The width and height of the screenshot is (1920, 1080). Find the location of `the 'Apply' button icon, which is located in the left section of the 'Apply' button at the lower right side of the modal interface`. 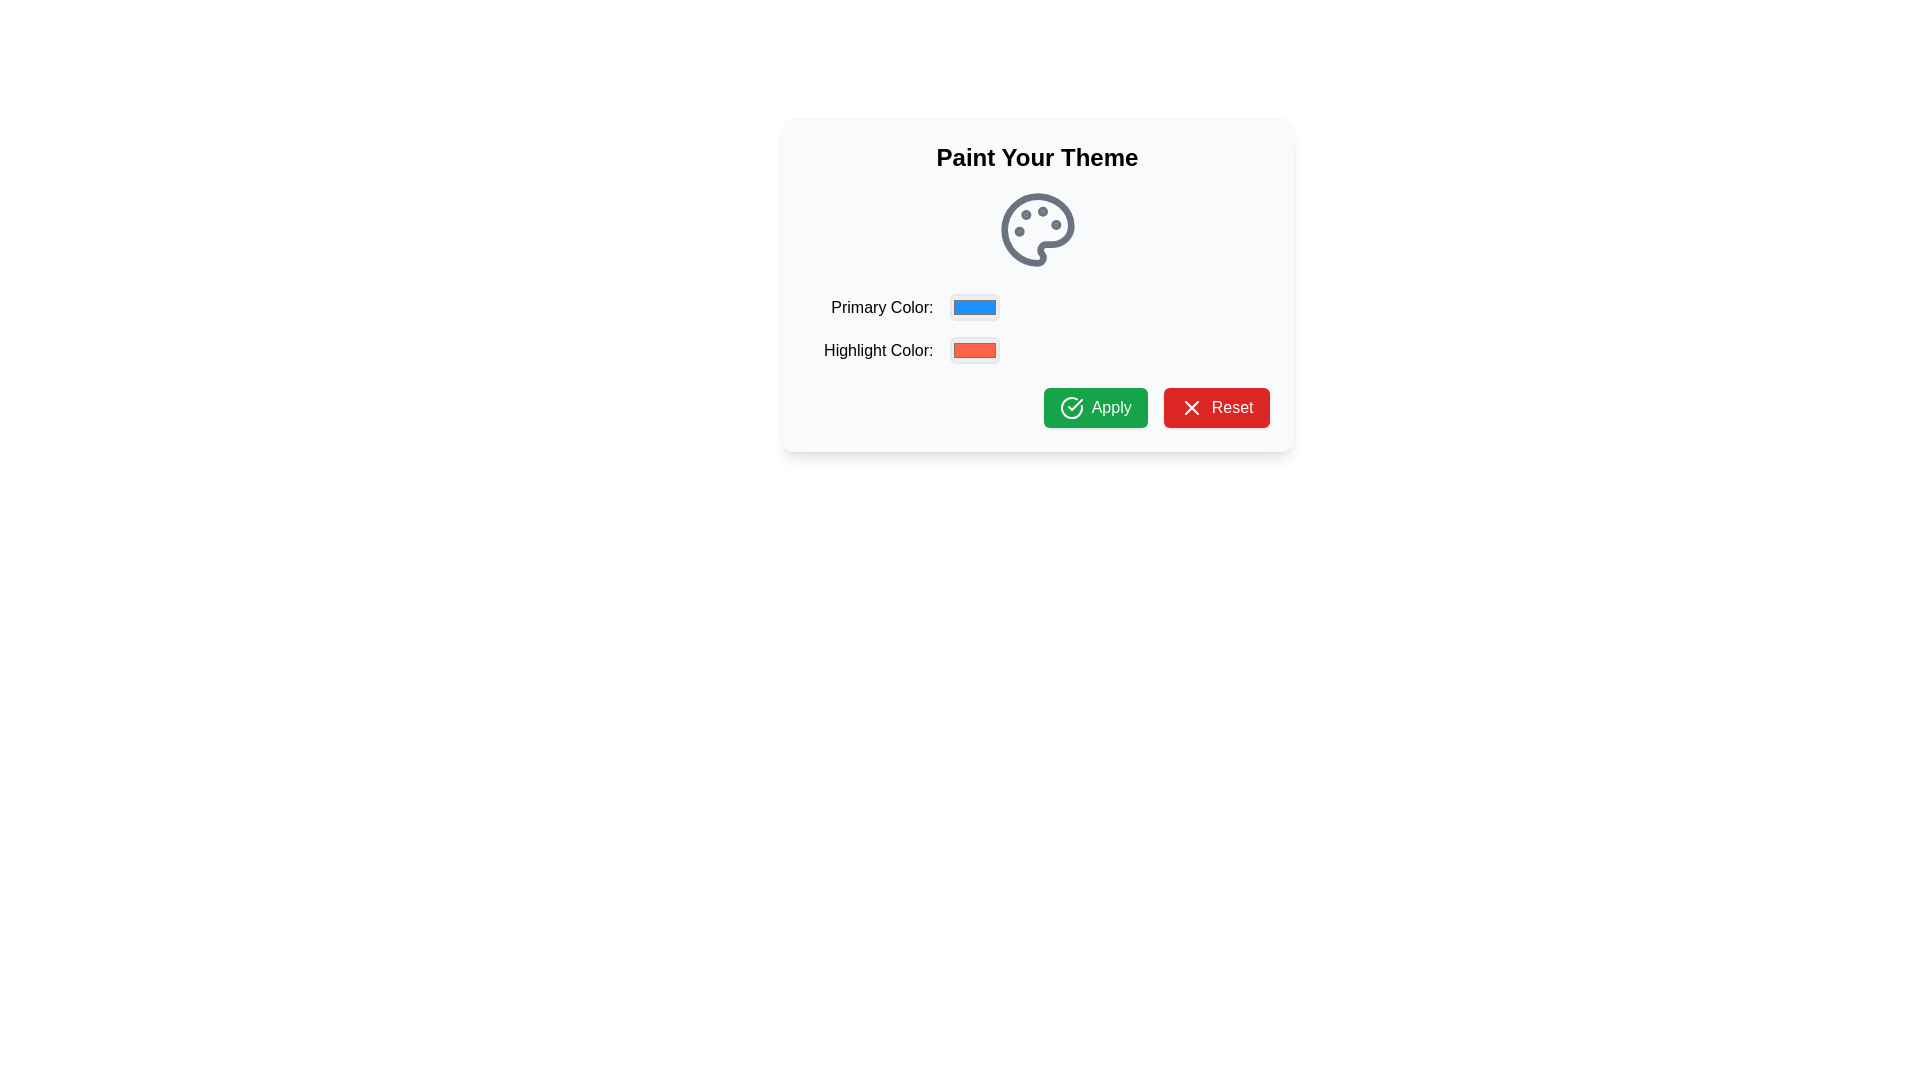

the 'Apply' button icon, which is located in the left section of the 'Apply' button at the lower right side of the modal interface is located at coordinates (1070, 407).